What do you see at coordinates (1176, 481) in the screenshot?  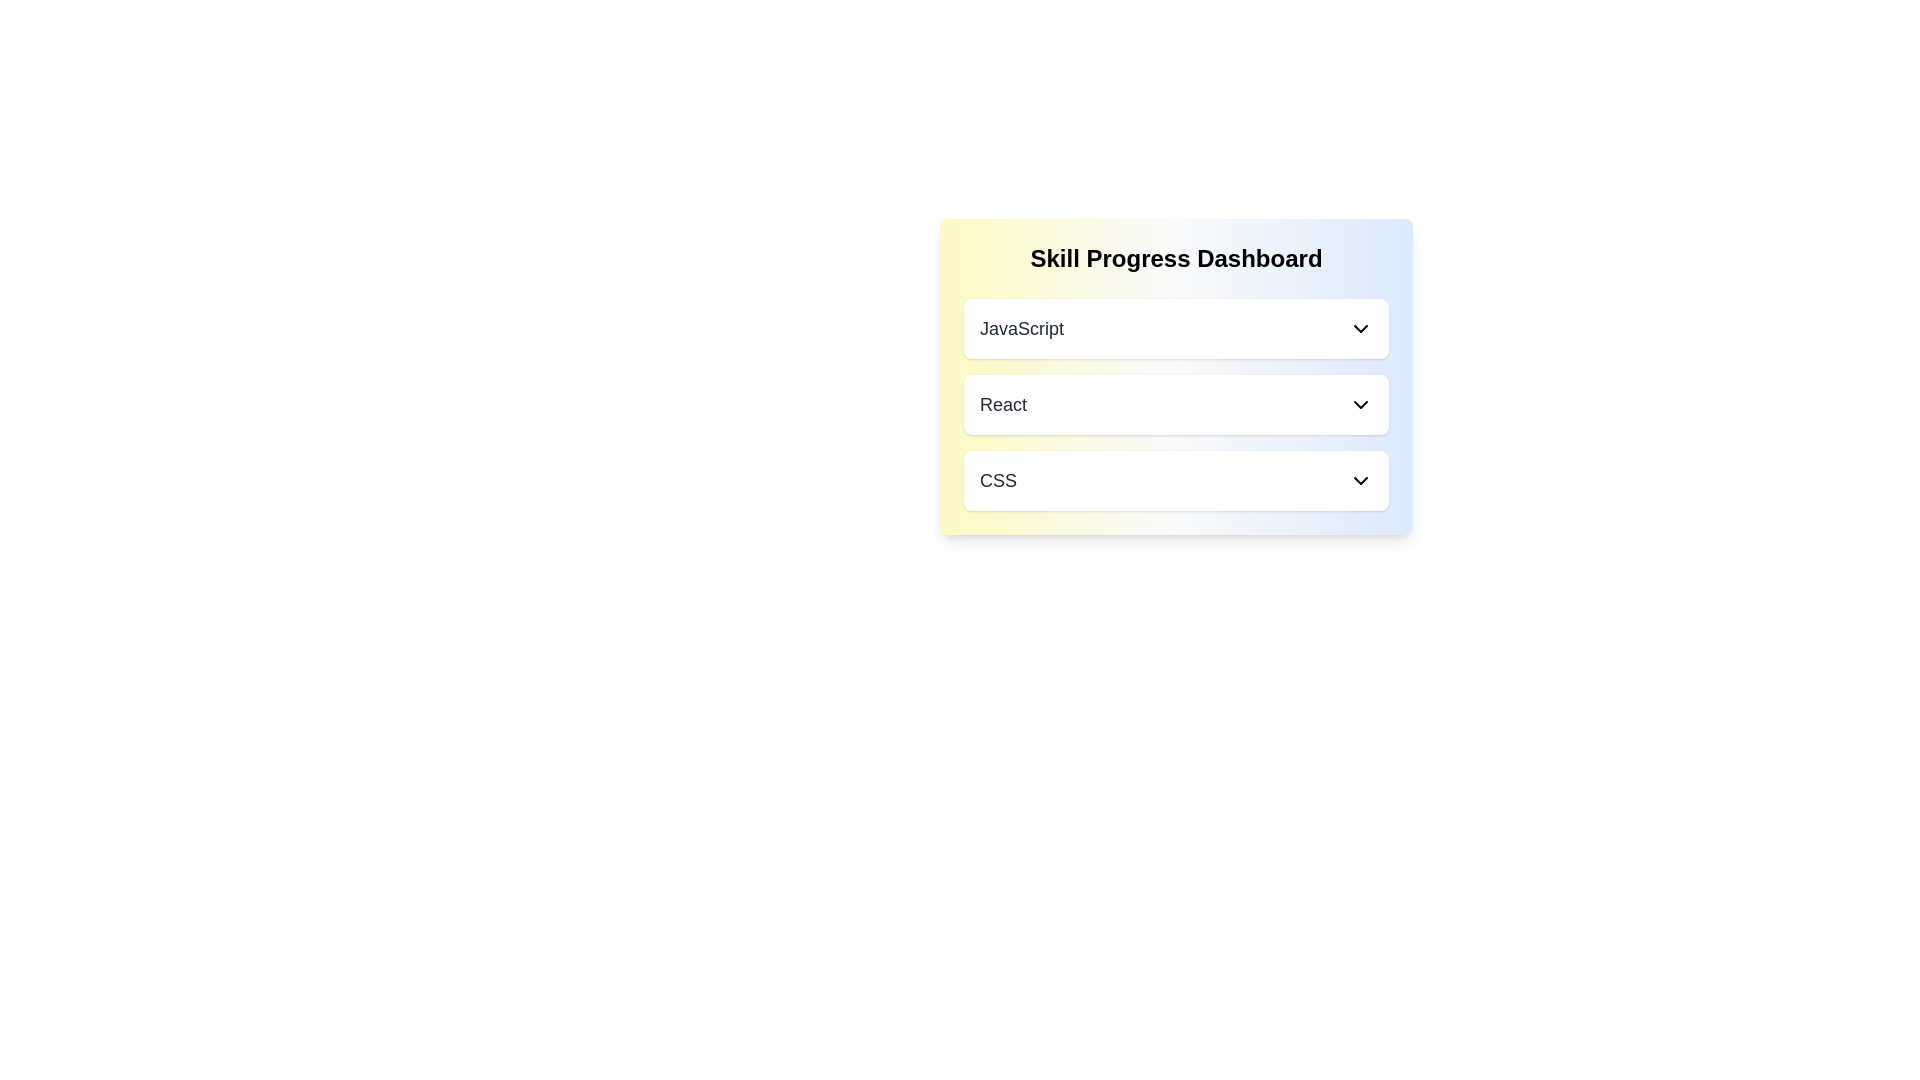 I see `the Dropdown menu item labeled 'CSS', which is the third item in the list` at bounding box center [1176, 481].